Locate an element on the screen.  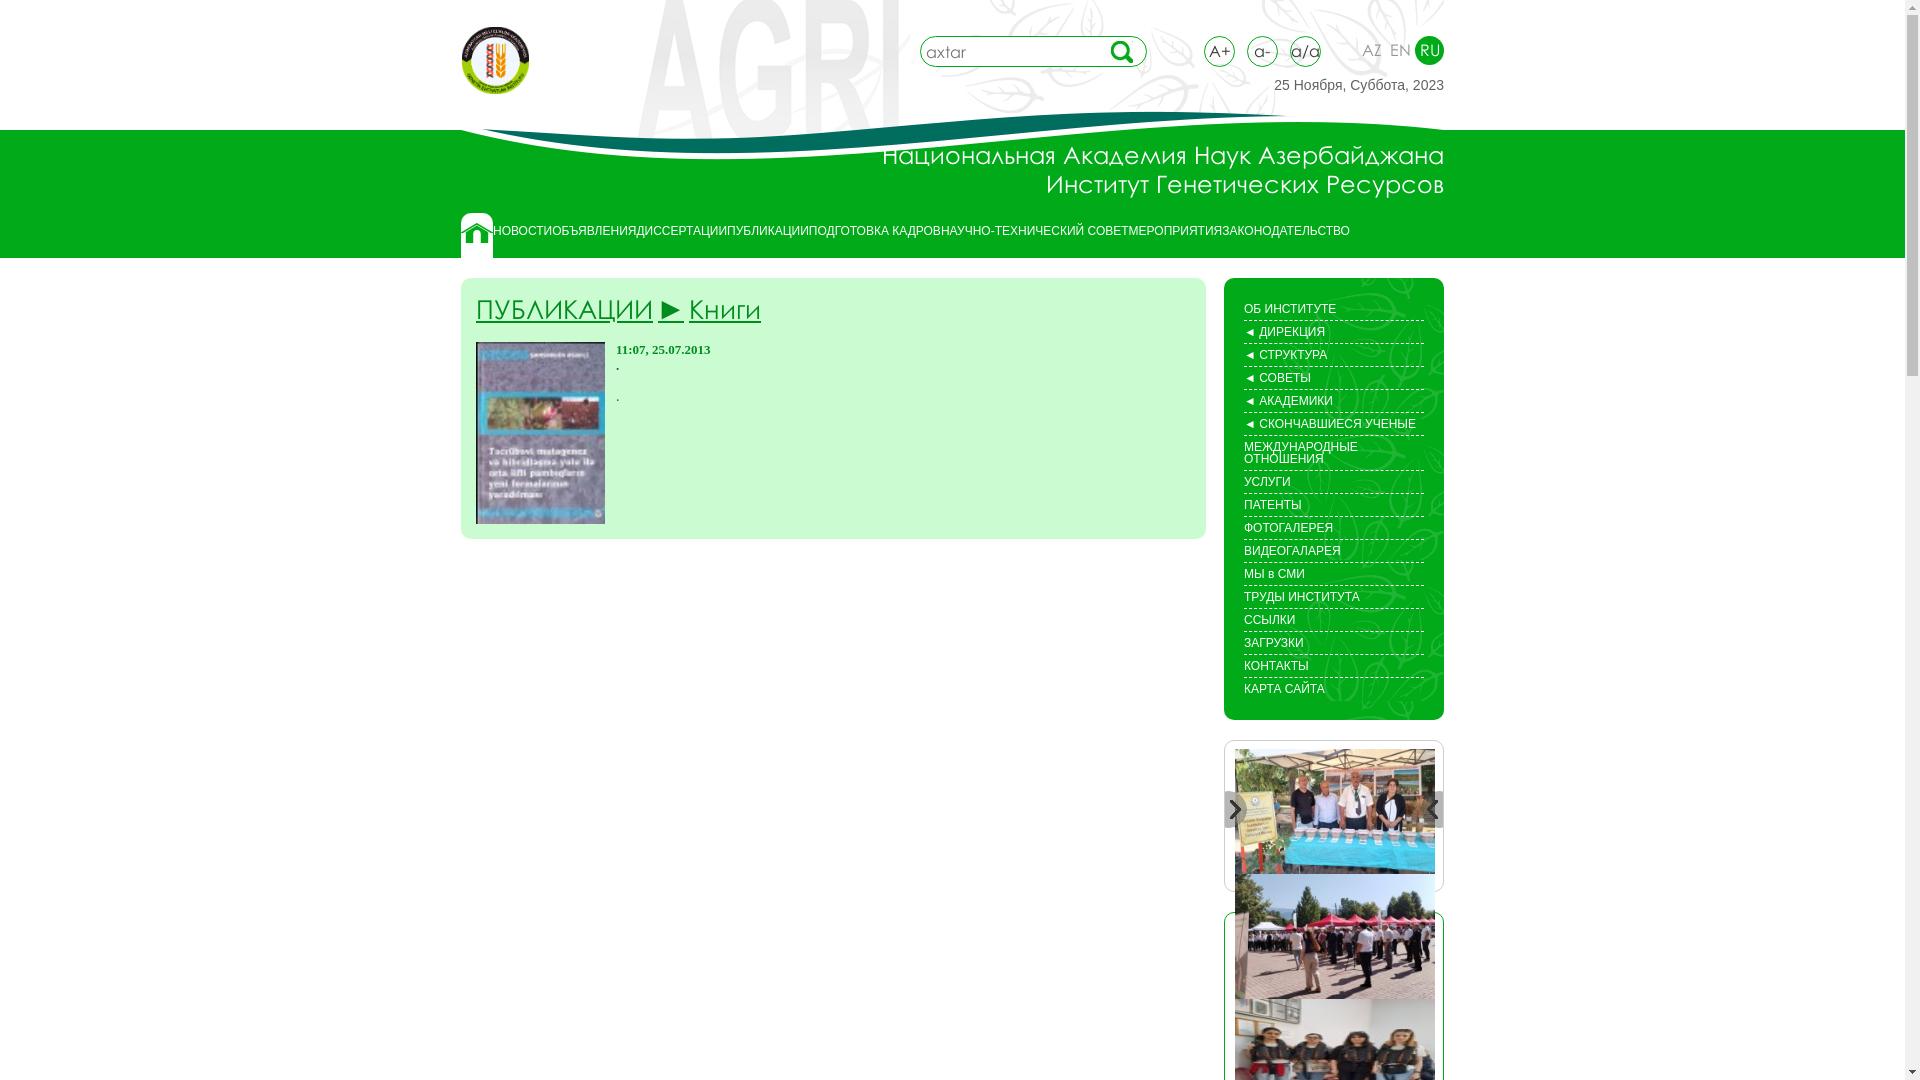
'AZ' is located at coordinates (1370, 49).